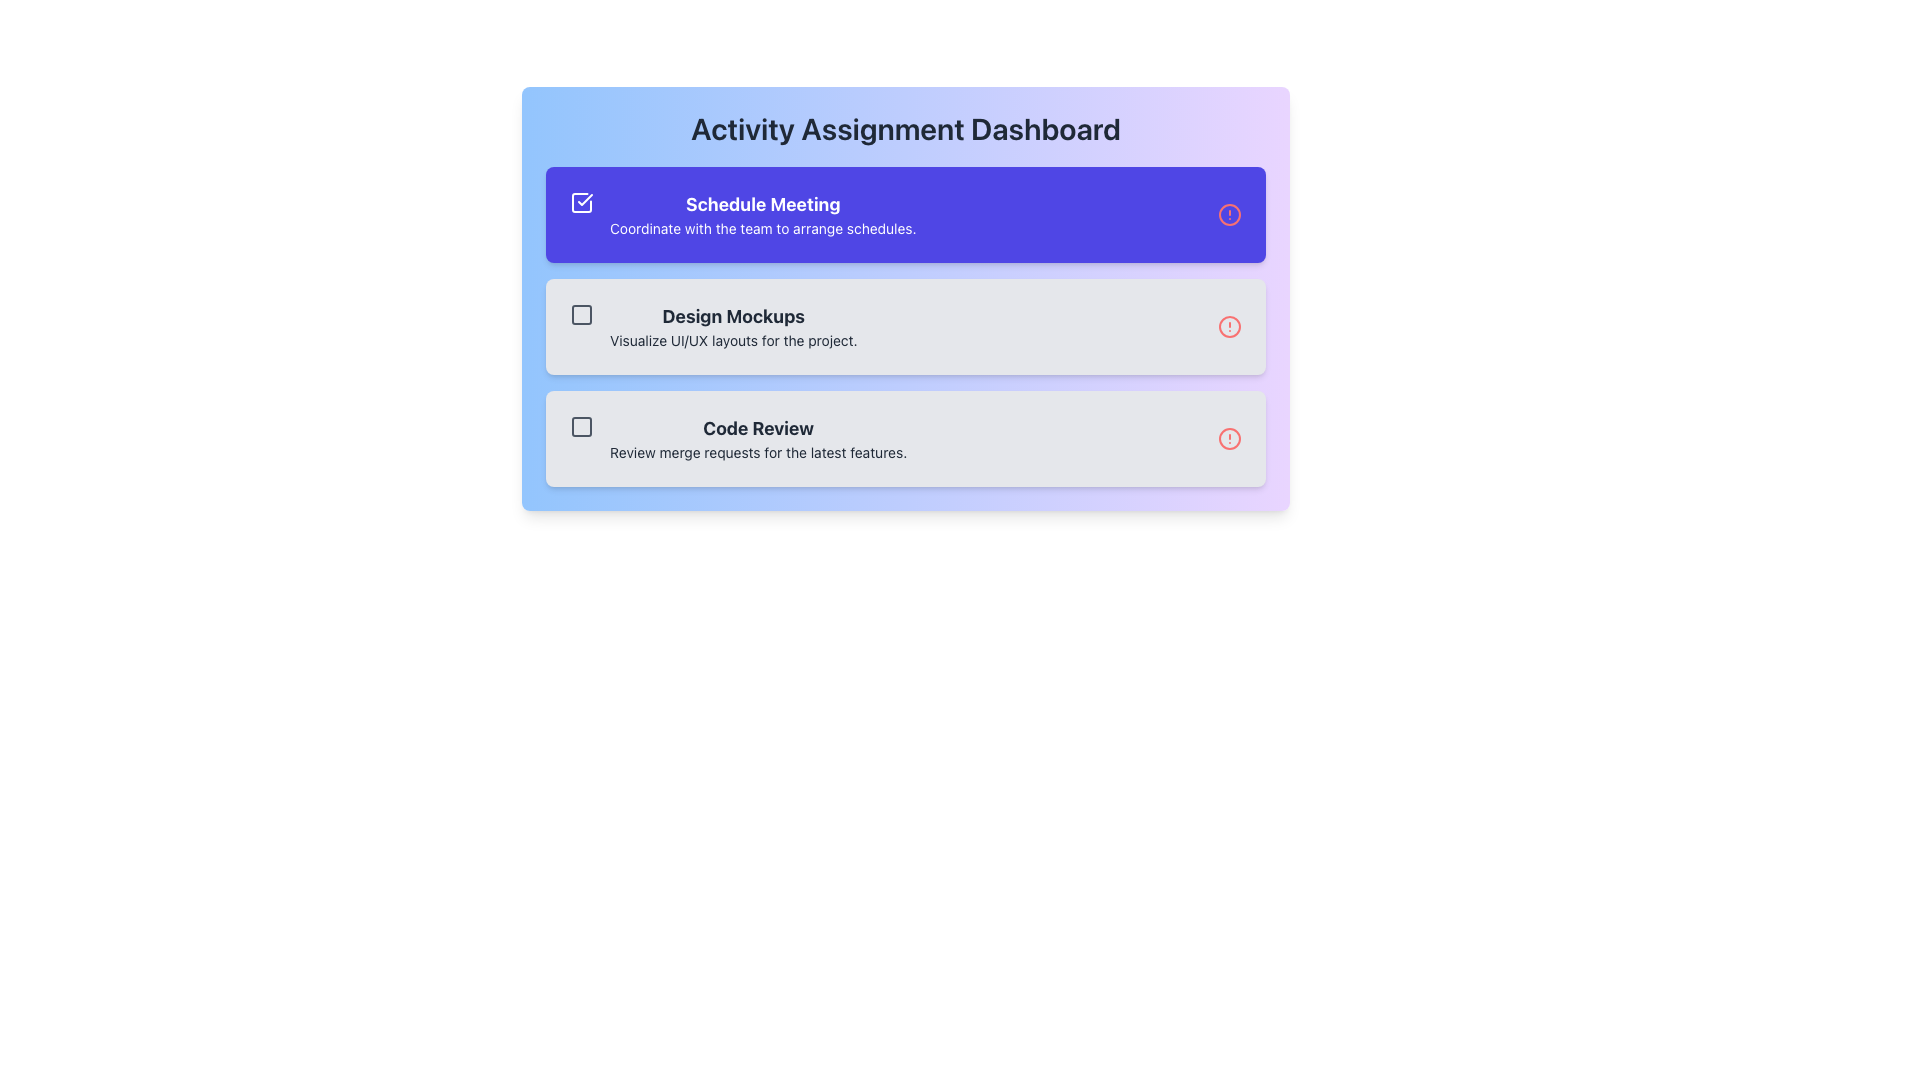  What do you see at coordinates (580, 315) in the screenshot?
I see `the checkbox icon located to the left of the text 'Design Mockups' in the second row of the list within the 'Activity Assignment Dashboard'` at bounding box center [580, 315].